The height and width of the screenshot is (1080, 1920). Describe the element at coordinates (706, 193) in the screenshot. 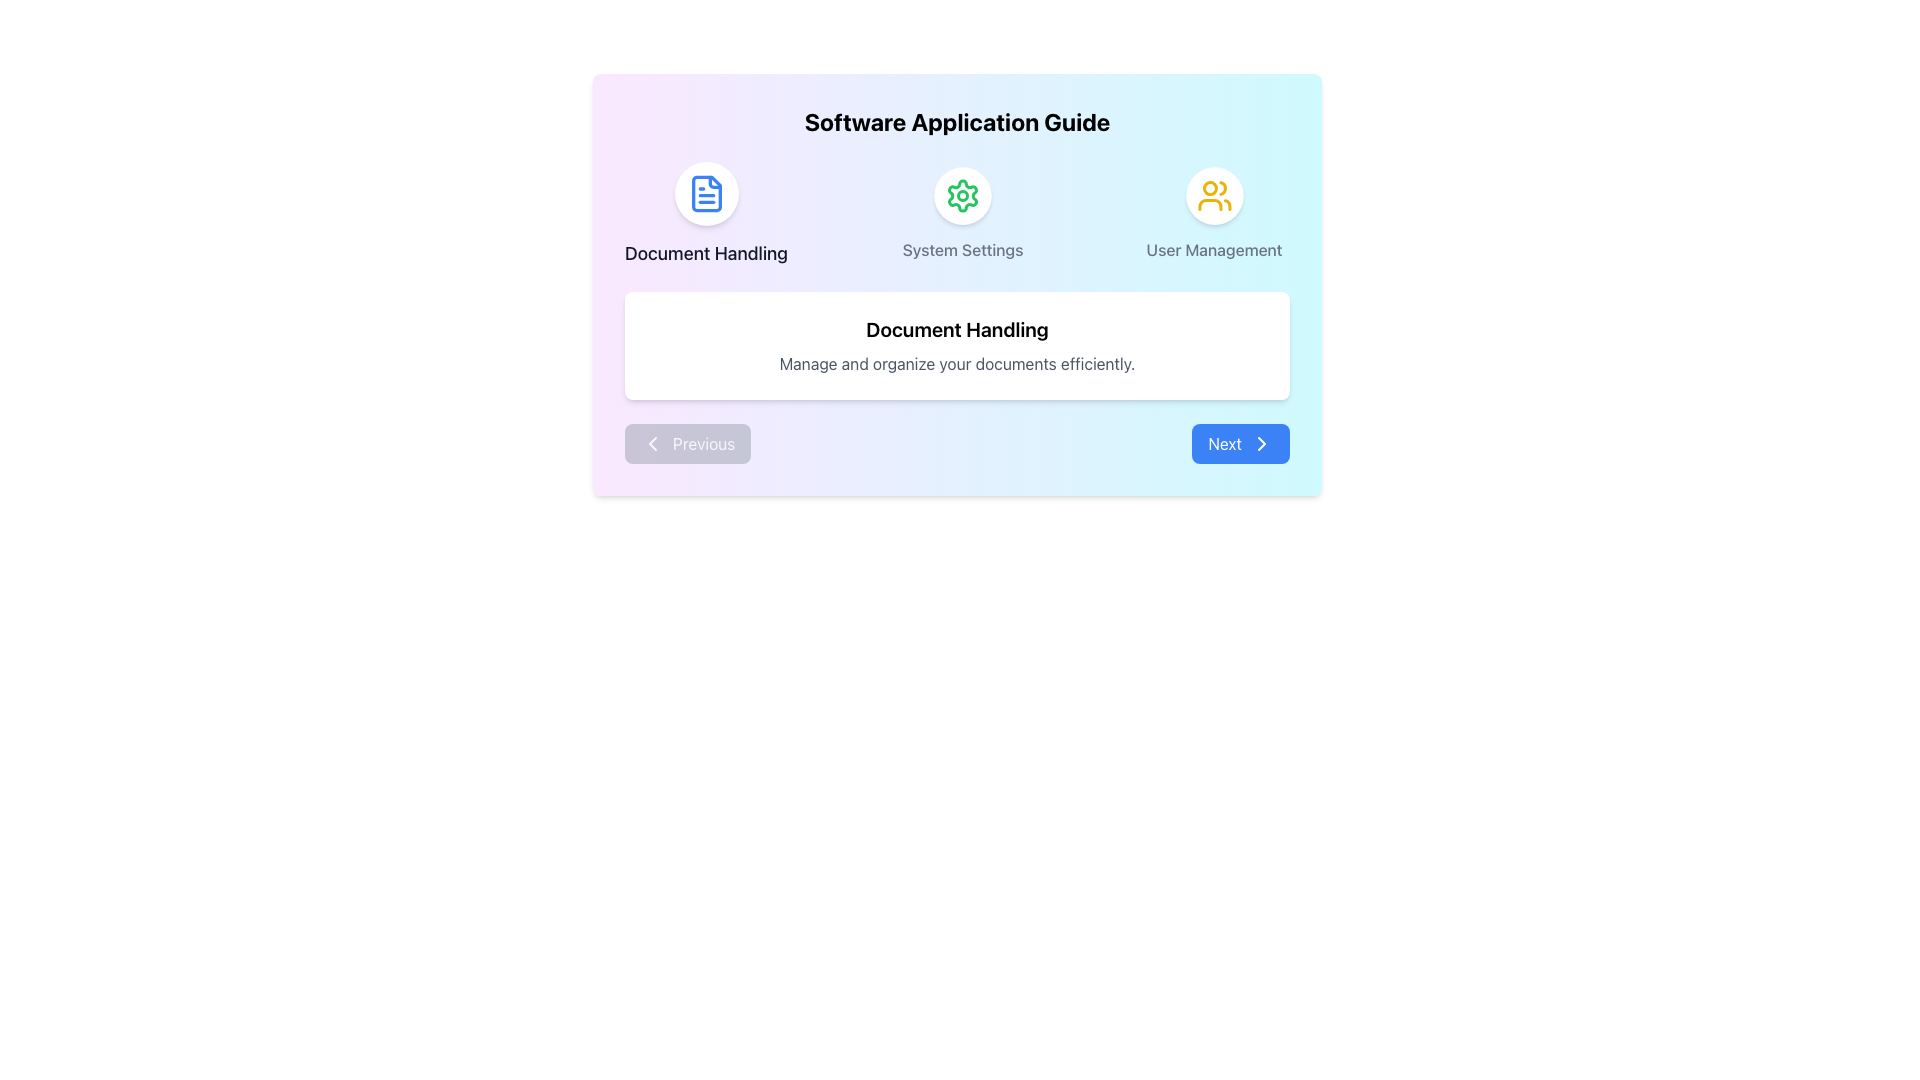

I see `the circular white icon with a blue file-text graphic in the 'Document Handling' section` at that location.